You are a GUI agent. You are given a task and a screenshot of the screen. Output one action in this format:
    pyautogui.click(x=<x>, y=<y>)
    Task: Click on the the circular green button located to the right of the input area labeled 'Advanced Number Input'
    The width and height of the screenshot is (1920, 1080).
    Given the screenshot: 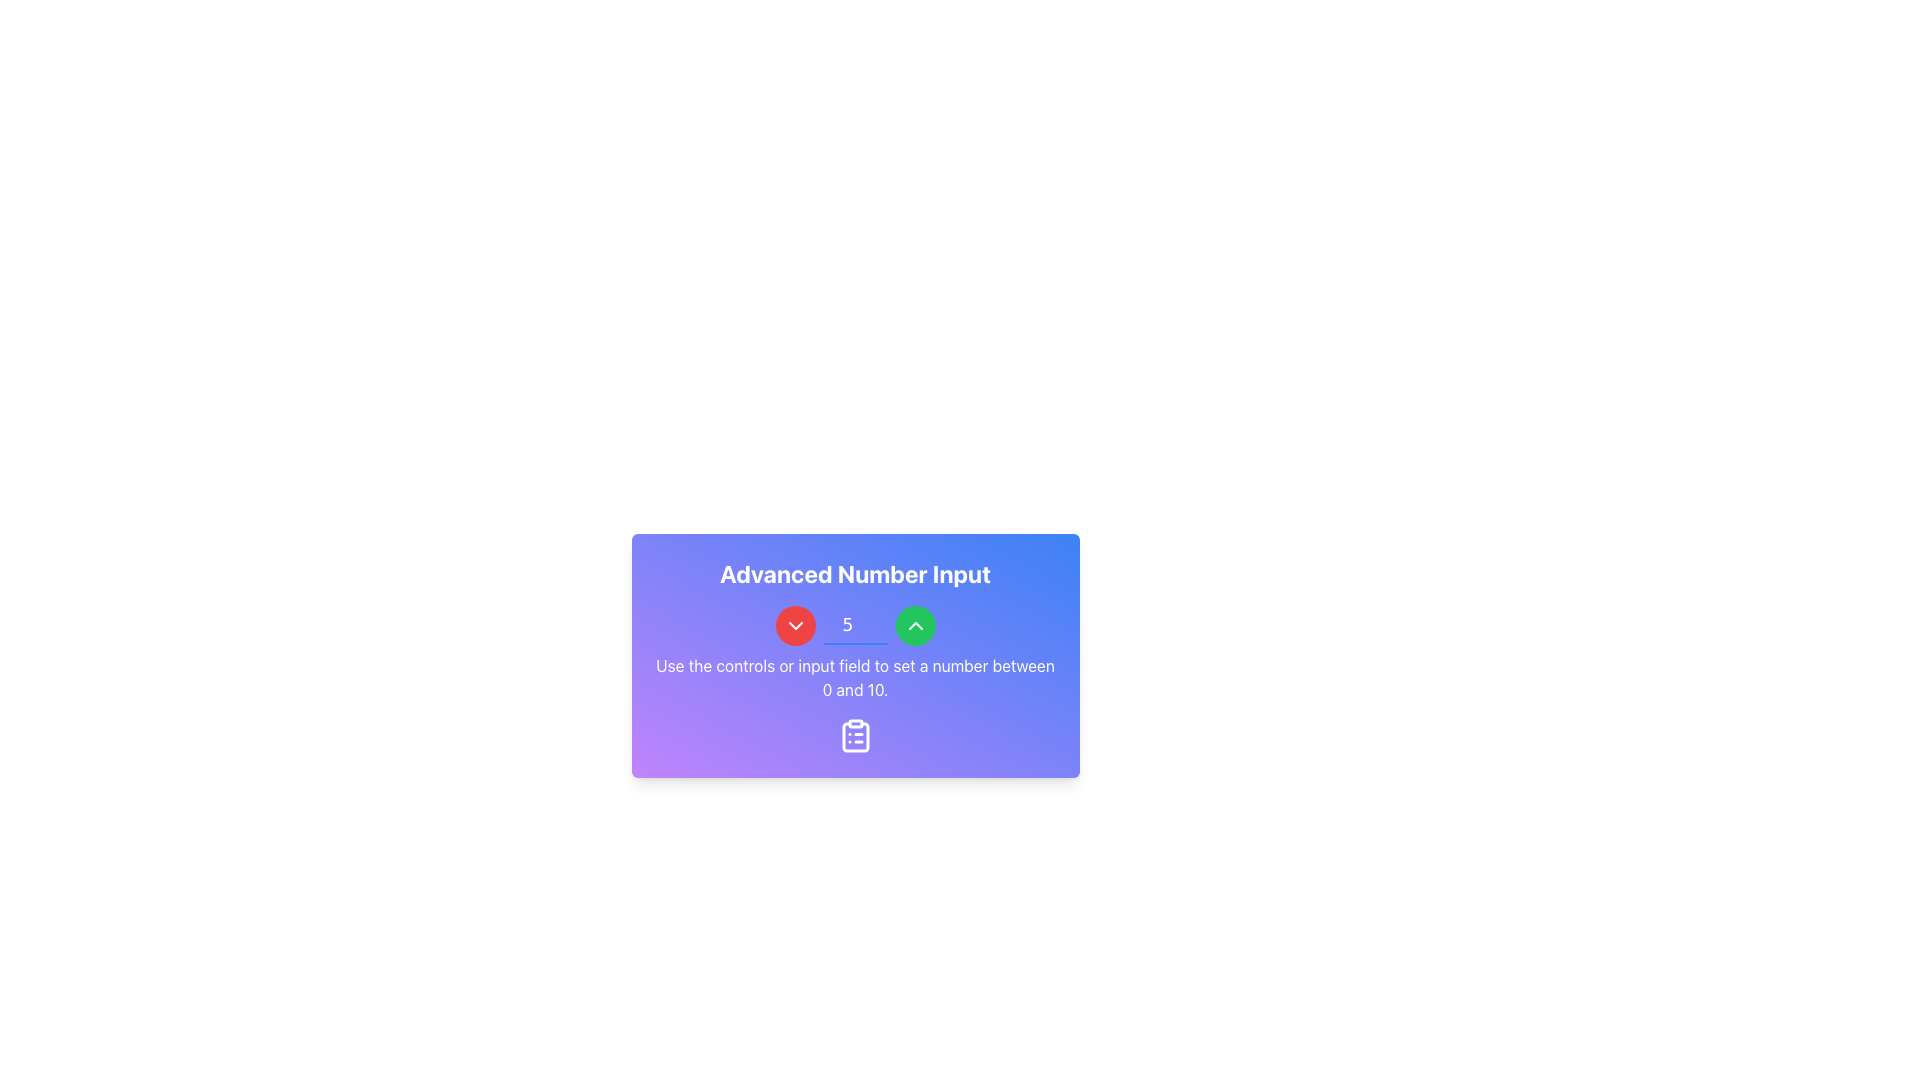 What is the action you would take?
    pyautogui.click(x=914, y=624)
    